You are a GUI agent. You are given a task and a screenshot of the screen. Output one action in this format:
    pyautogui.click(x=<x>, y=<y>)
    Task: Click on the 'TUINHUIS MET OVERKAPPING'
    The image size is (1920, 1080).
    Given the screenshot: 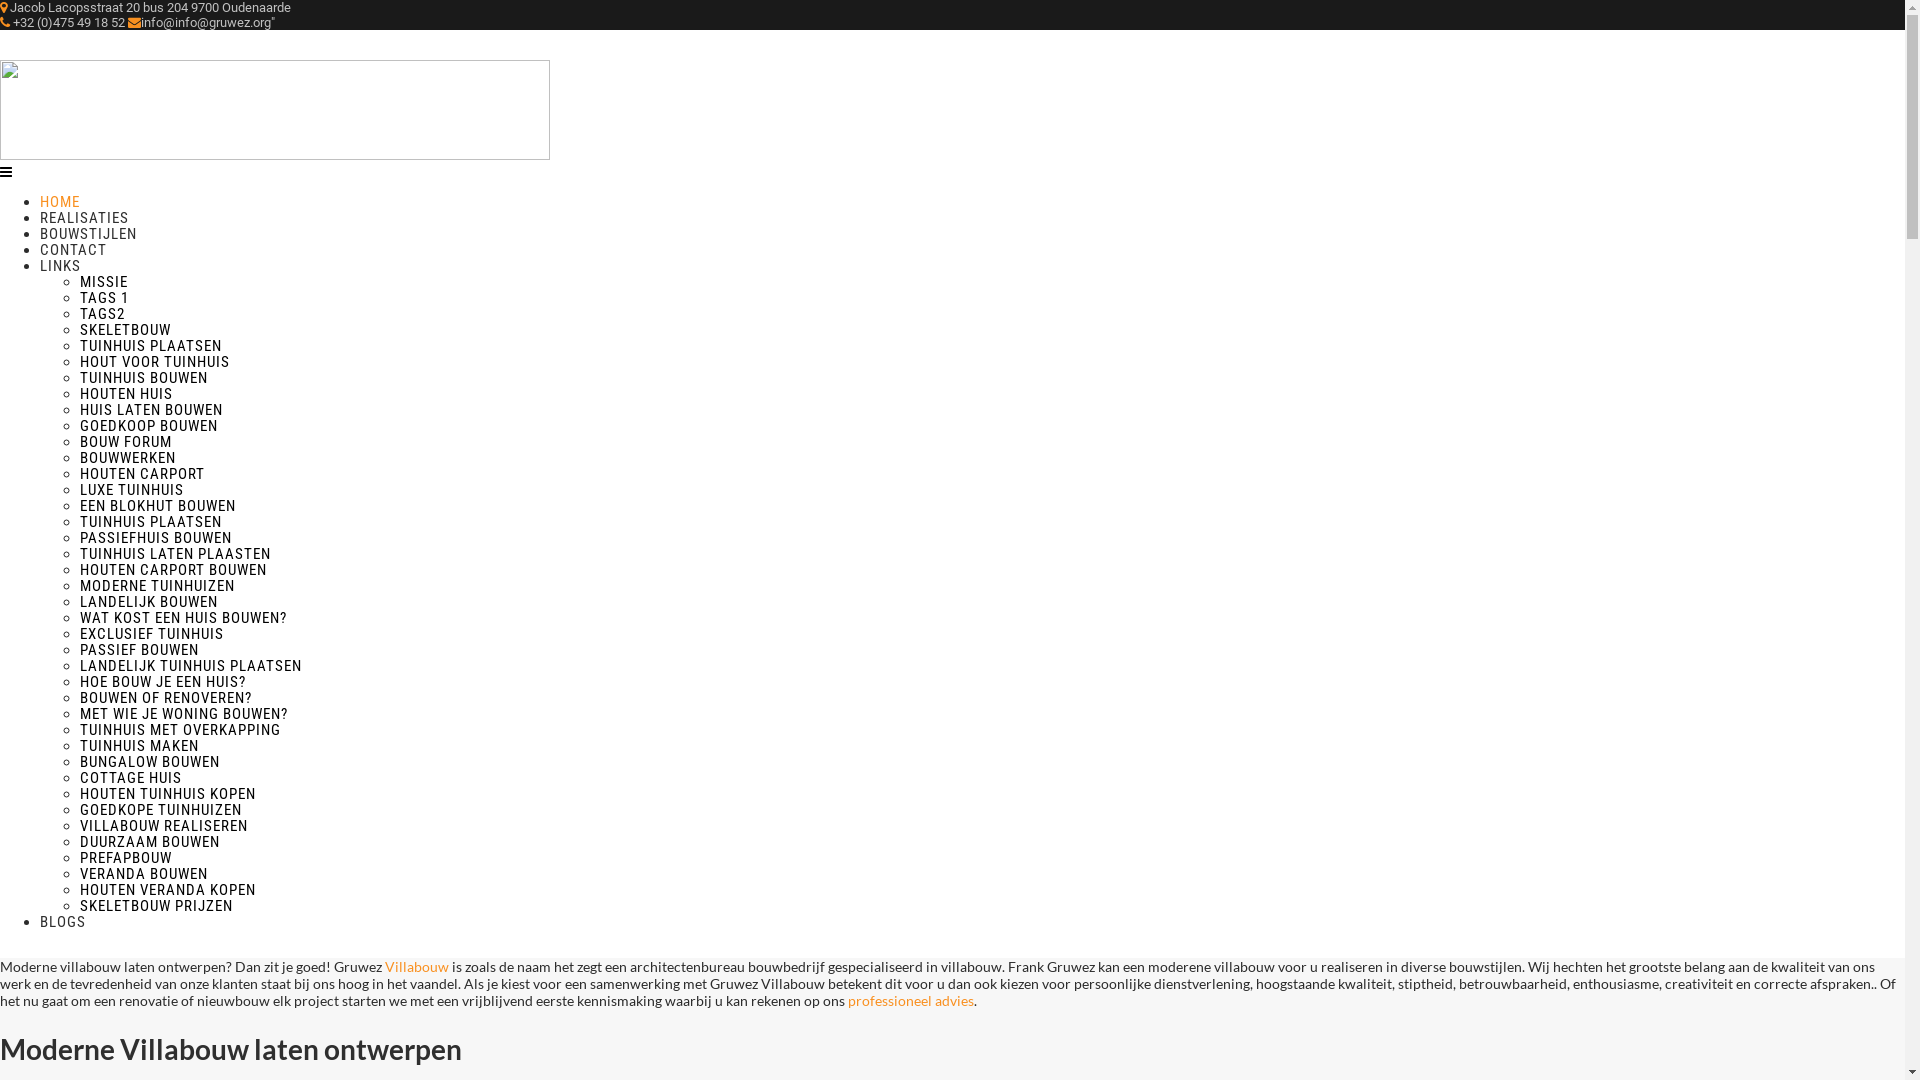 What is the action you would take?
    pyautogui.click(x=180, y=729)
    